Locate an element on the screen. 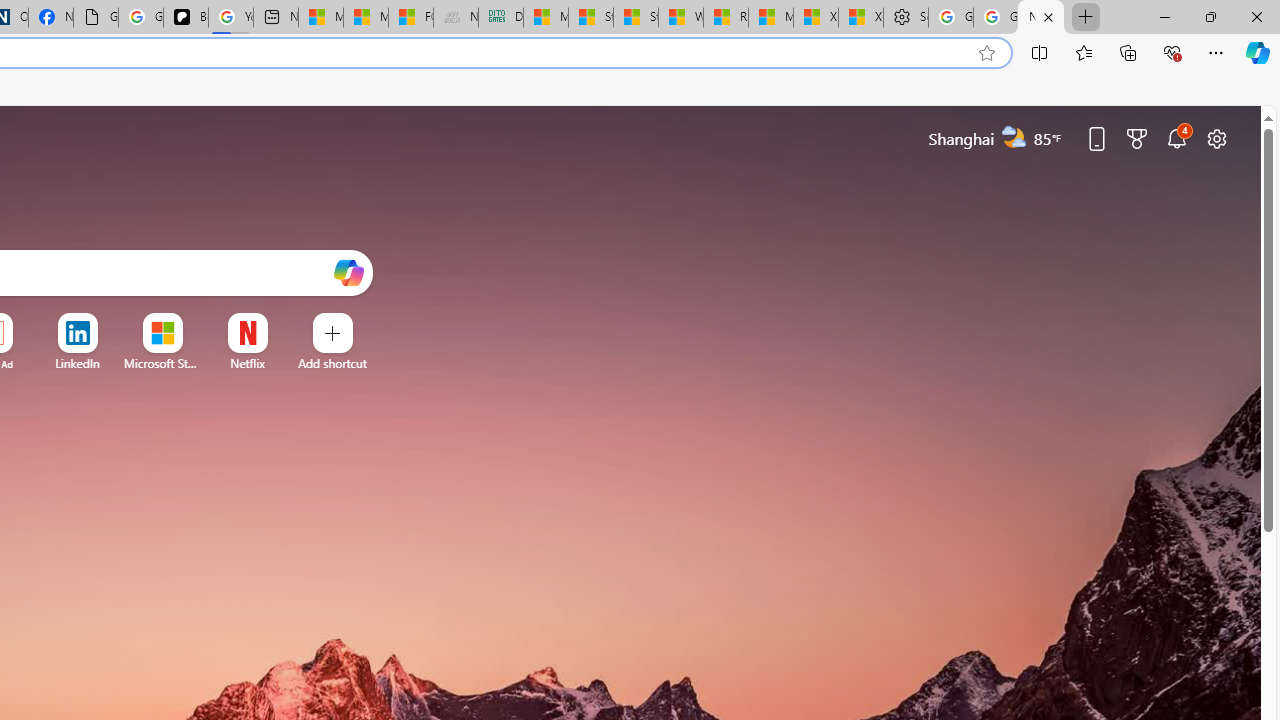 The width and height of the screenshot is (1280, 720). 'Netflix' is located at coordinates (246, 363).